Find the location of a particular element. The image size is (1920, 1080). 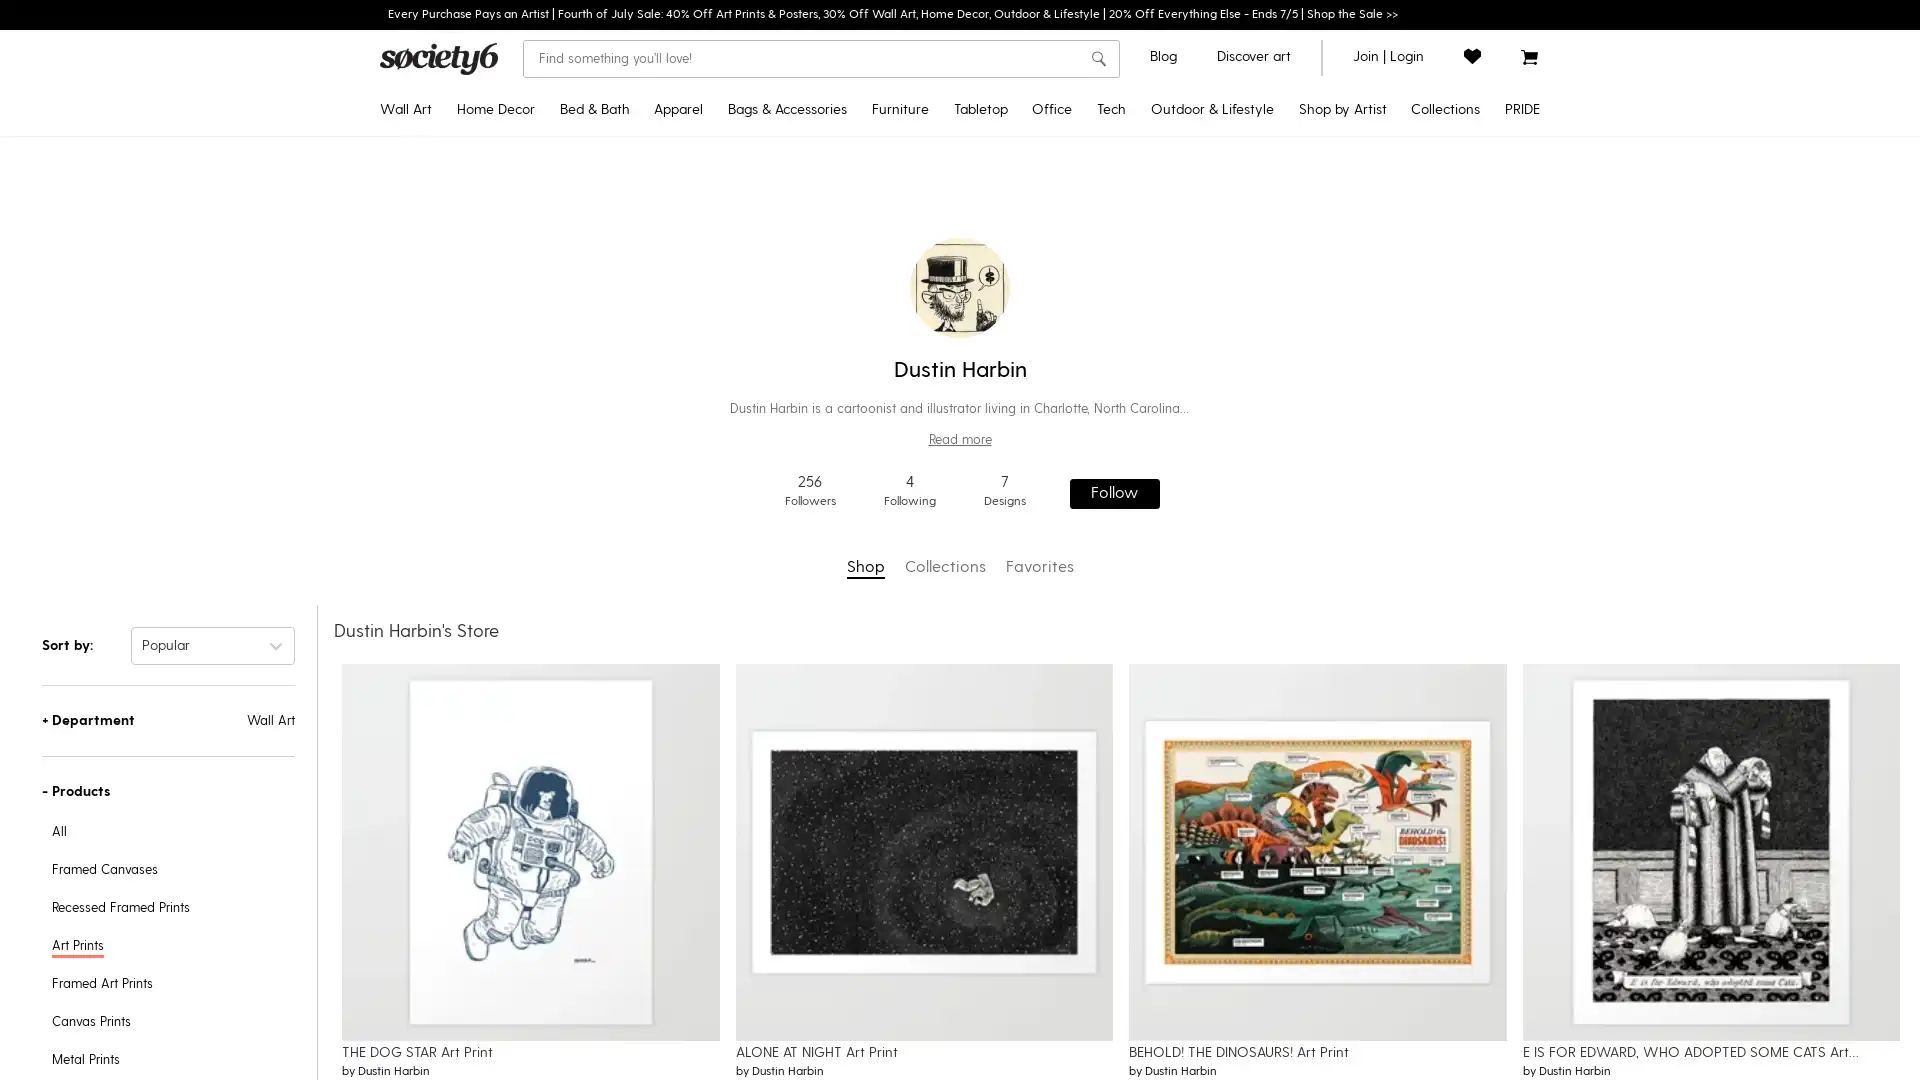

Discover AAPI Artists is located at coordinates (1288, 289).